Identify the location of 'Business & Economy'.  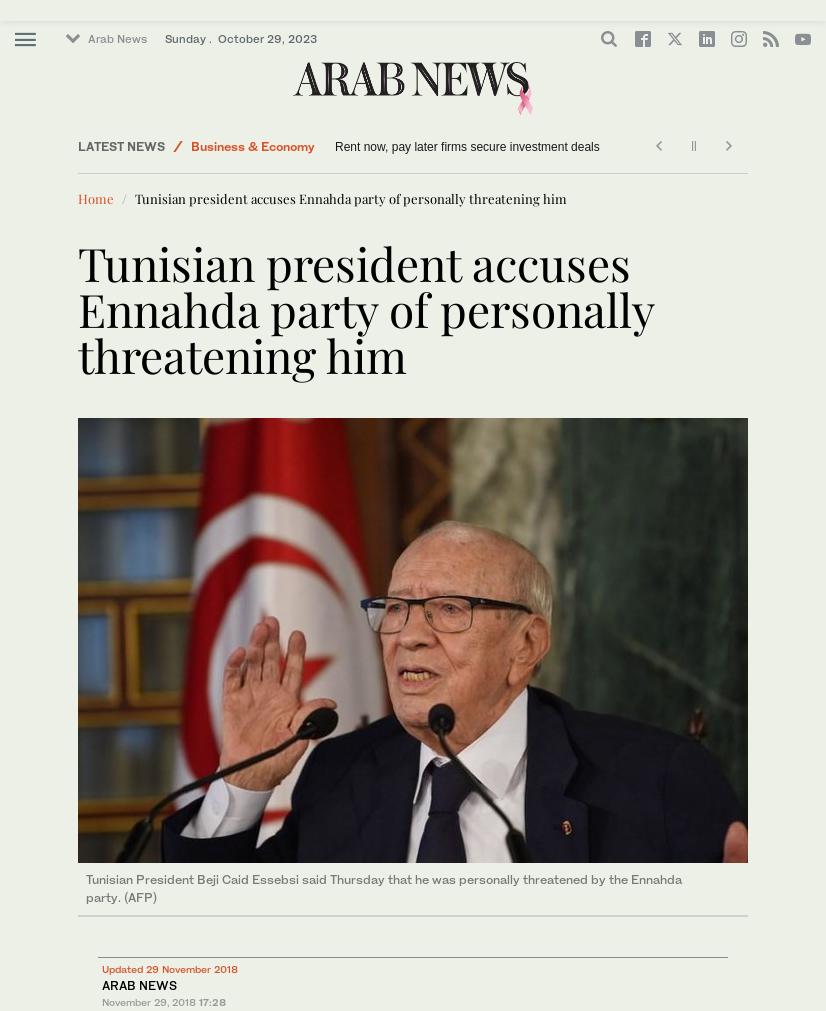
(190, 145).